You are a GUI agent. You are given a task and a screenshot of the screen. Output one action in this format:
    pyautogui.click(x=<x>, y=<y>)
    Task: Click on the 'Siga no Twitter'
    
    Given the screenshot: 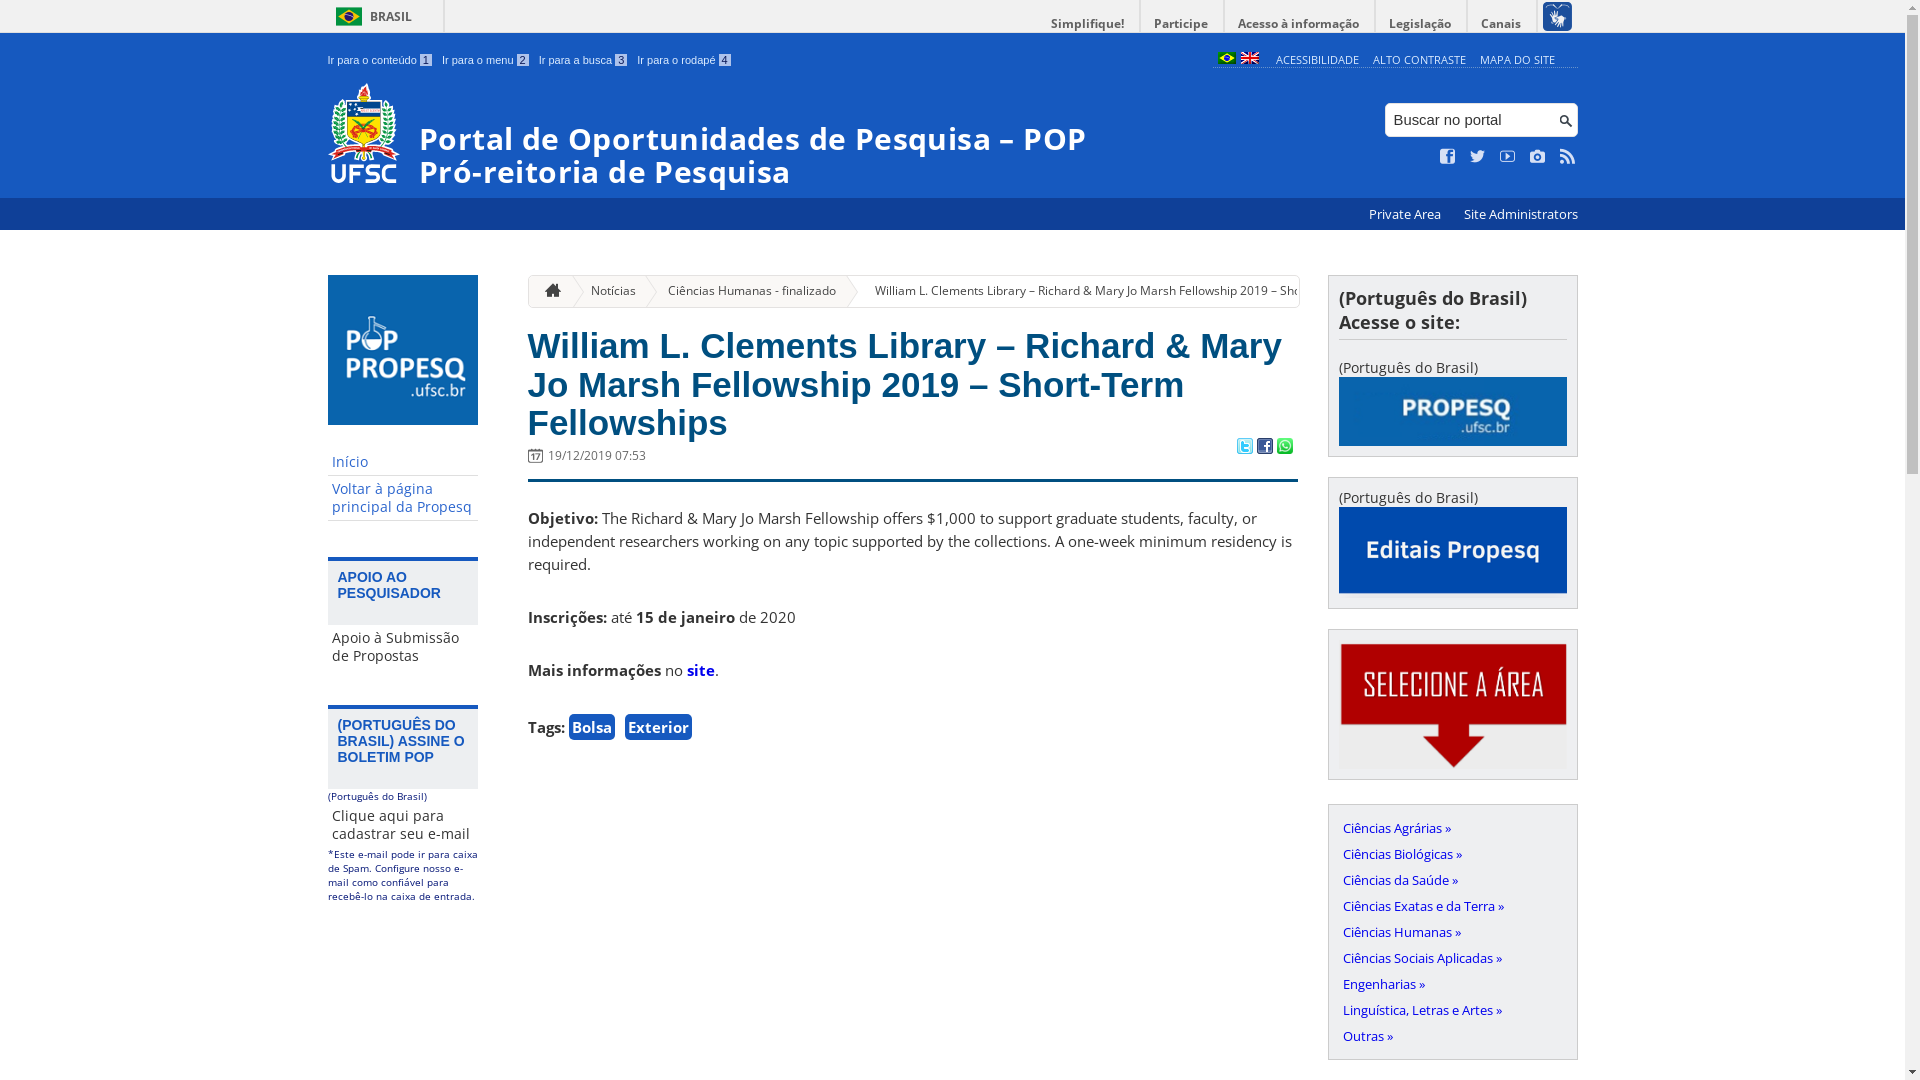 What is the action you would take?
    pyautogui.click(x=1478, y=156)
    